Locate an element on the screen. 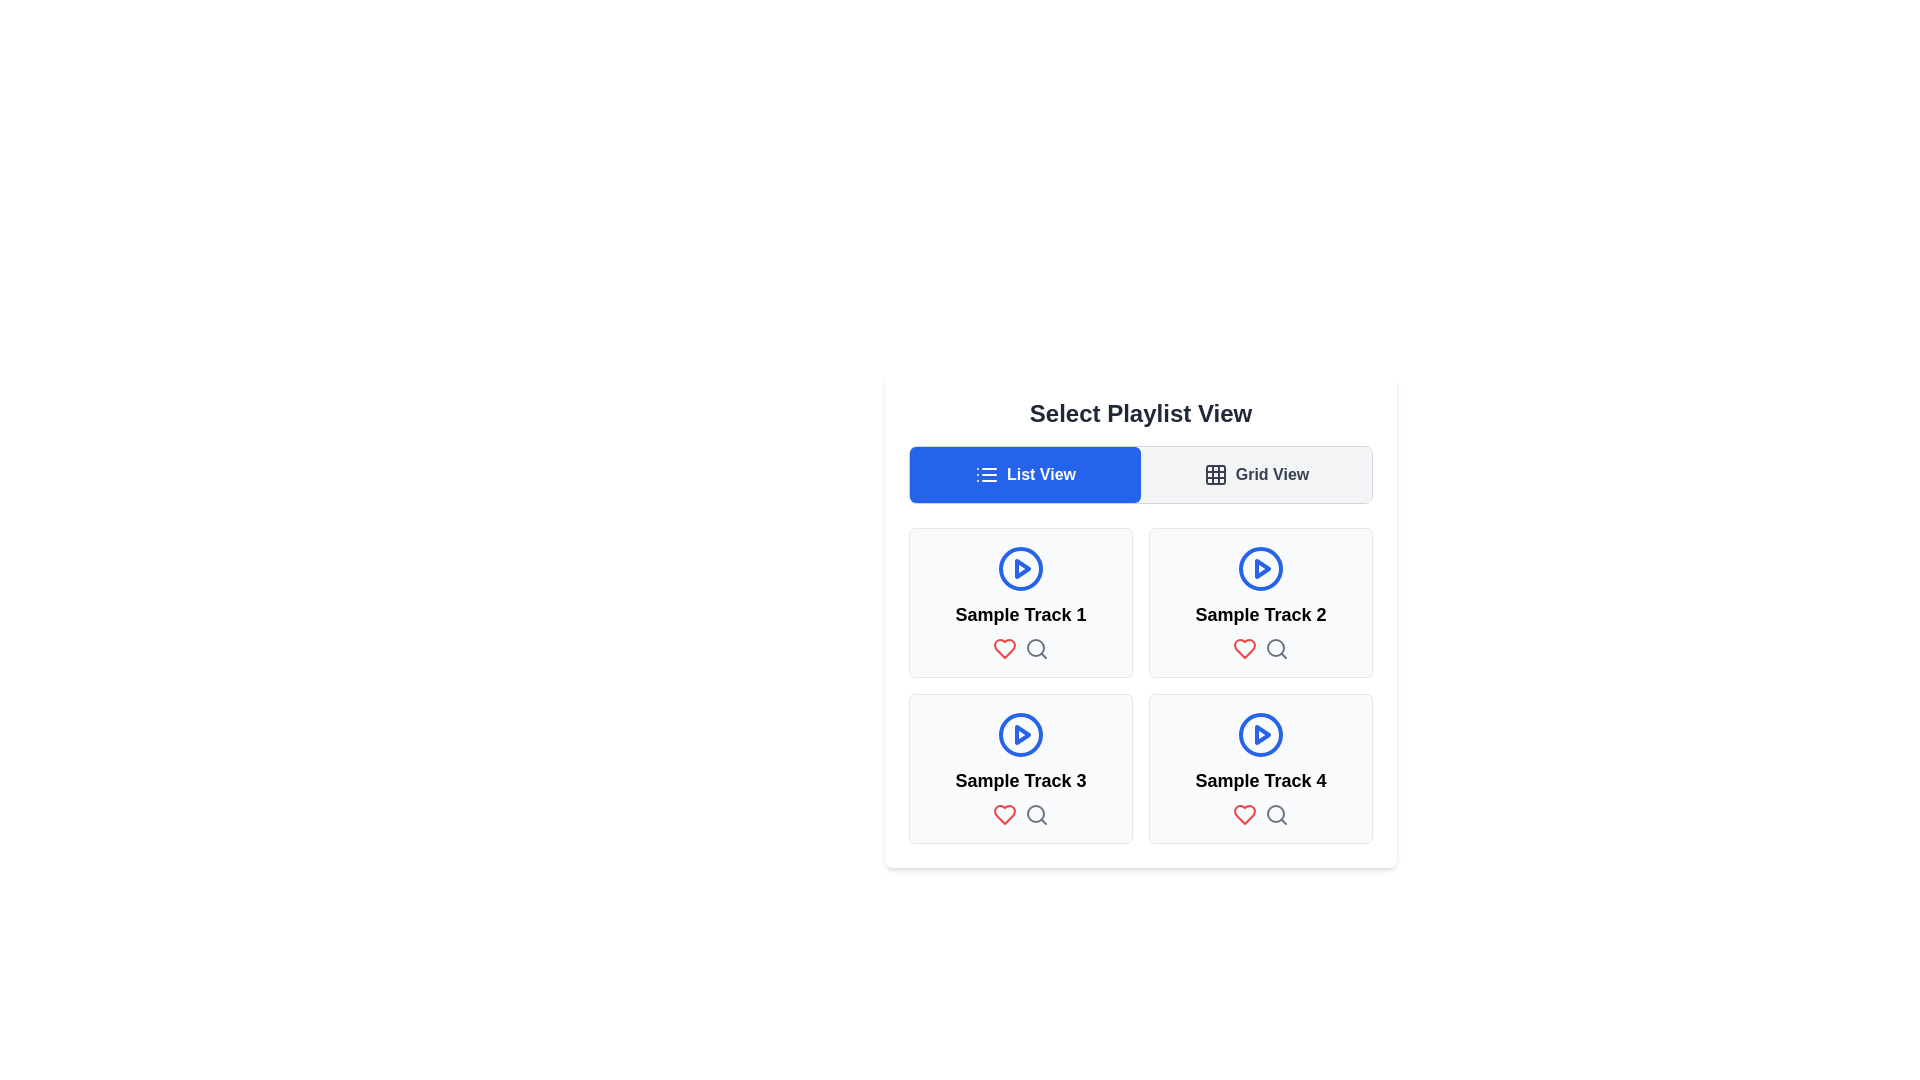  the play button icon located in the bottom-right corner of the card titled 'Sample Track 4' is located at coordinates (1260, 735).